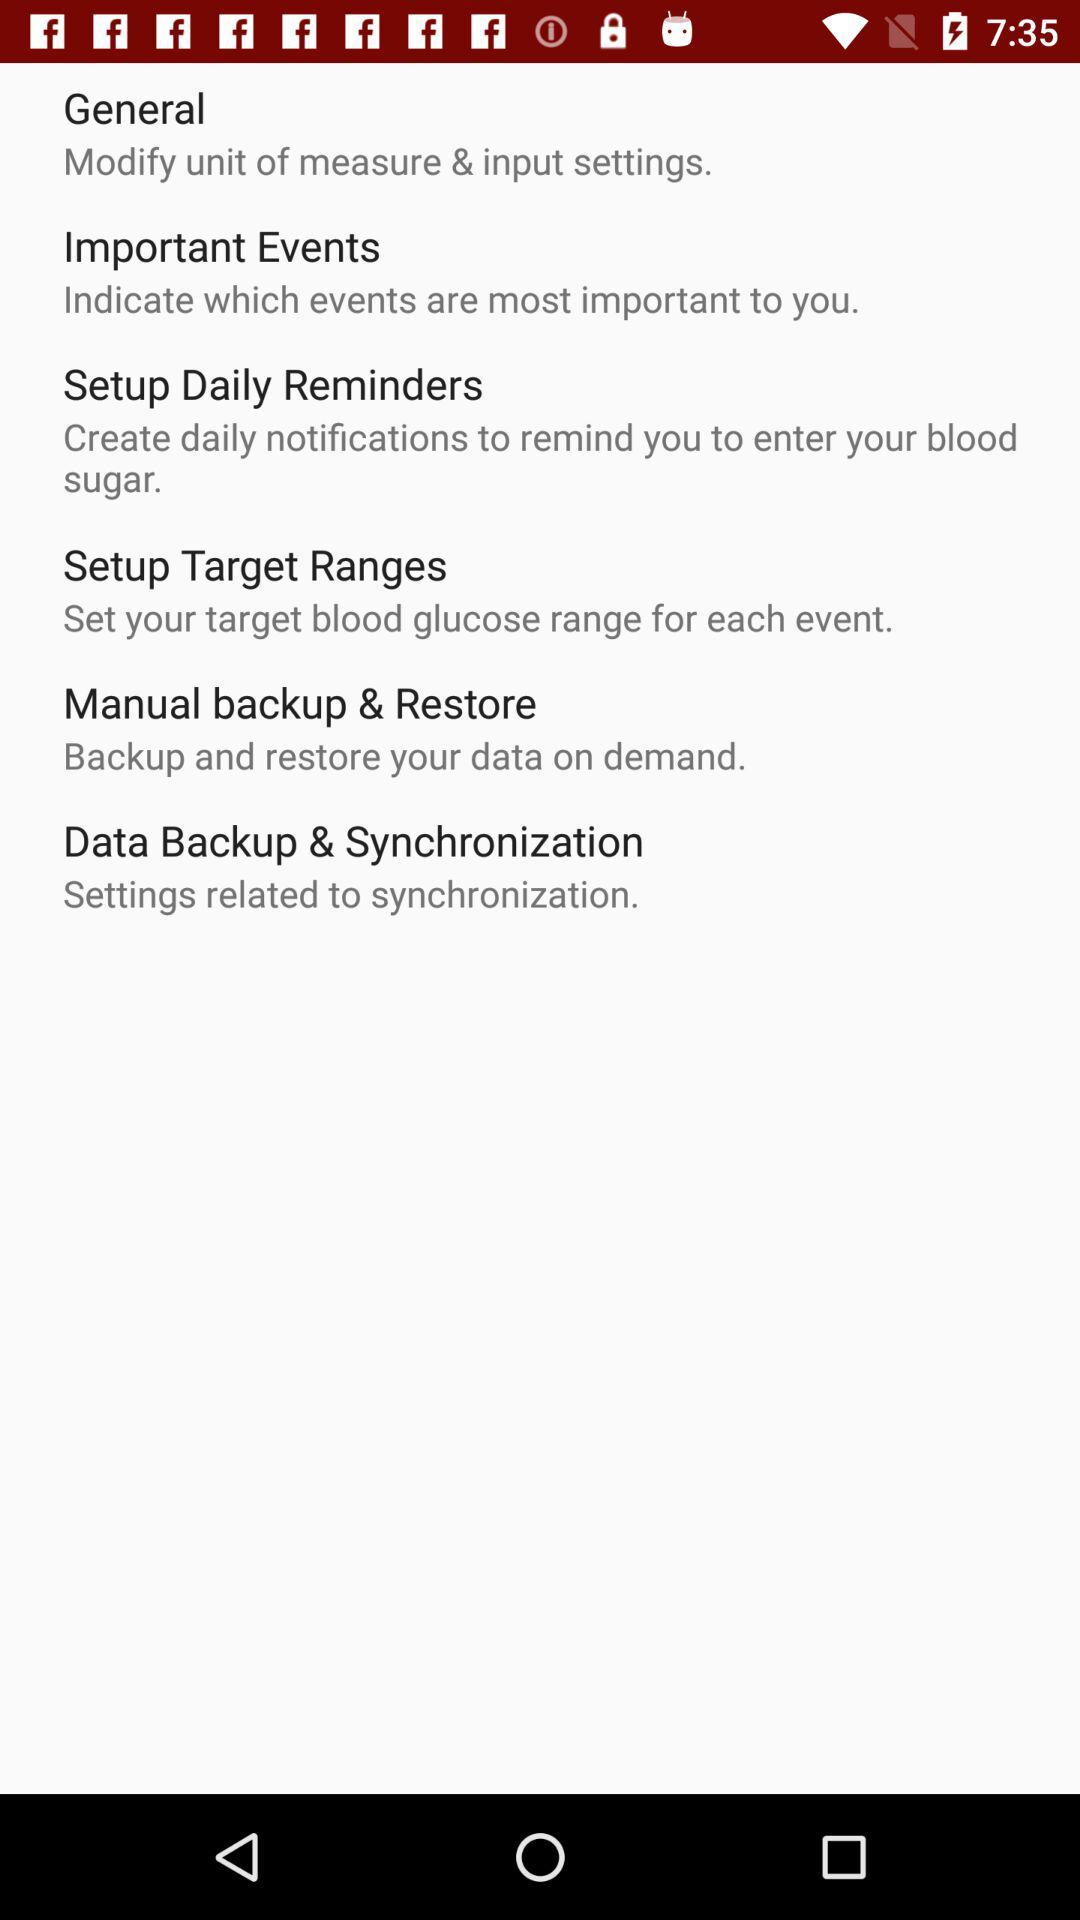  I want to click on item below important events app, so click(461, 297).